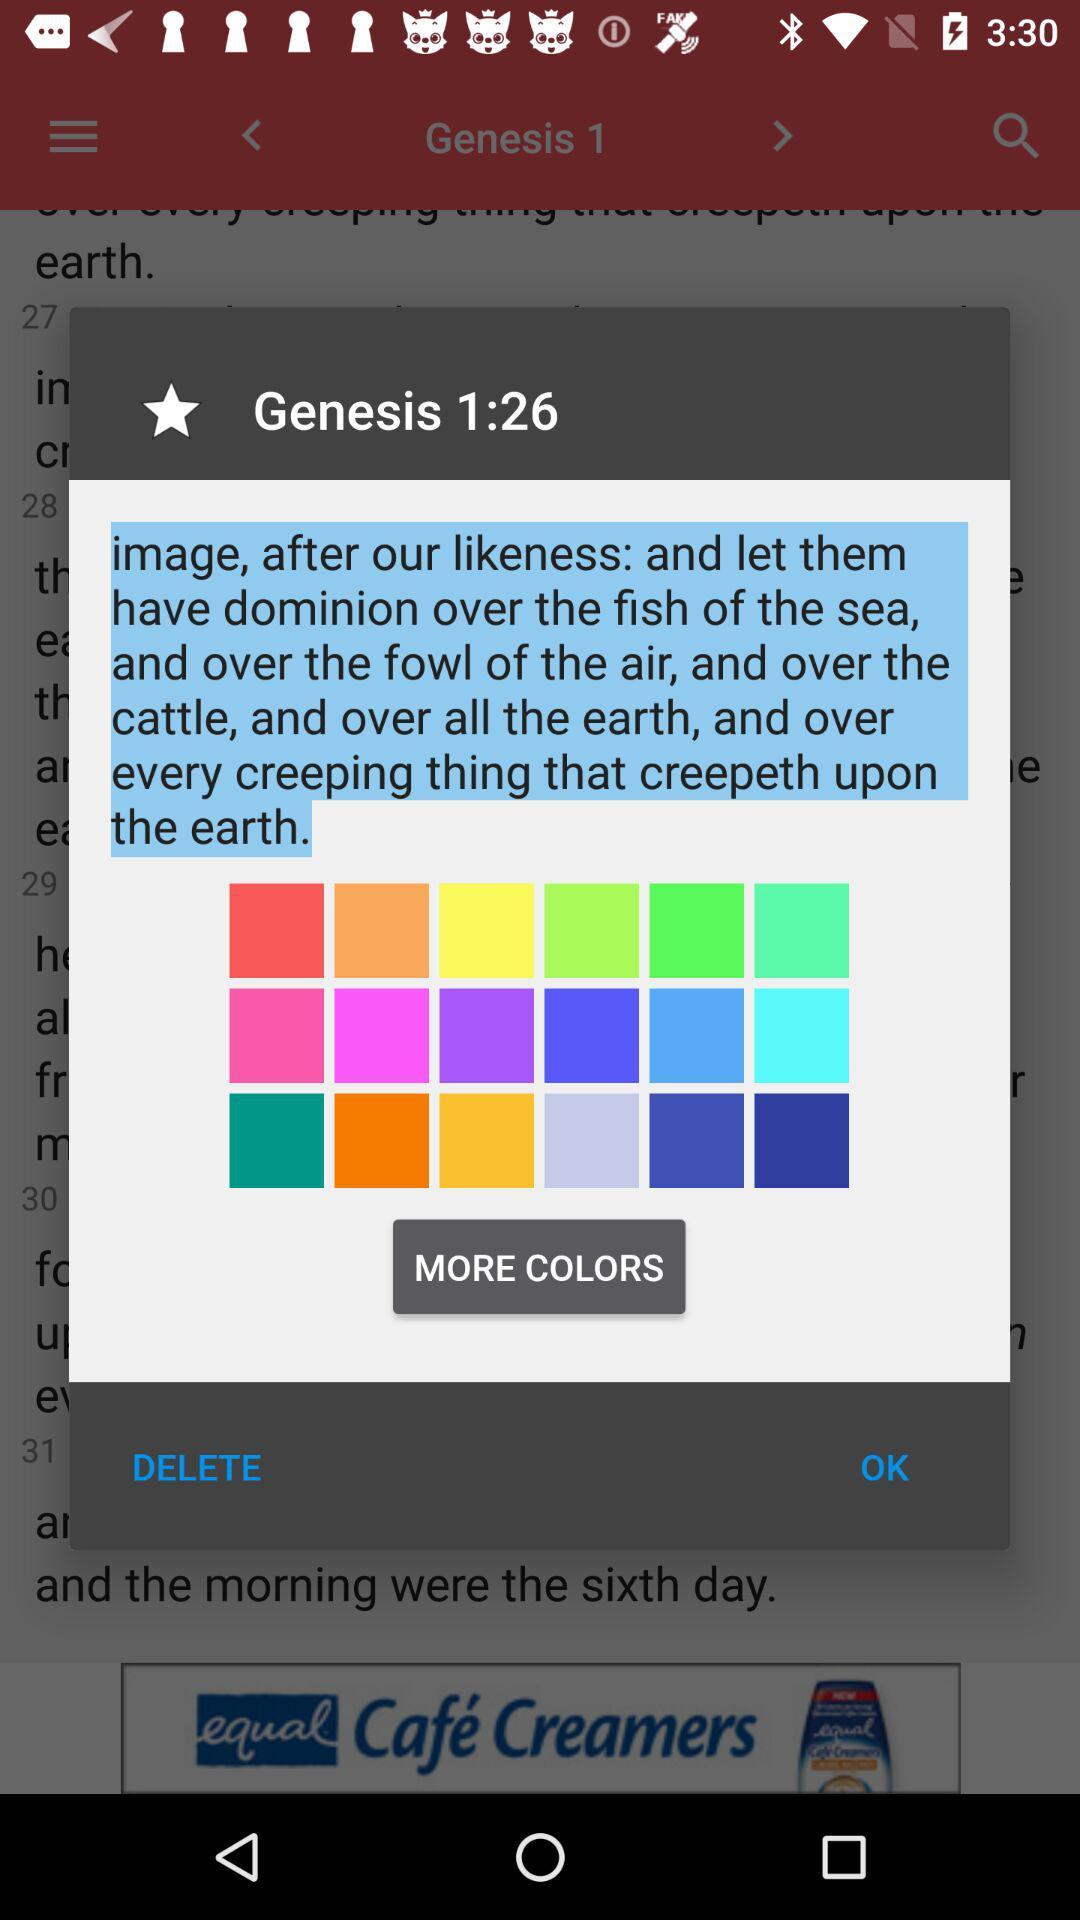 The height and width of the screenshot is (1920, 1080). I want to click on highlight color, so click(486, 929).